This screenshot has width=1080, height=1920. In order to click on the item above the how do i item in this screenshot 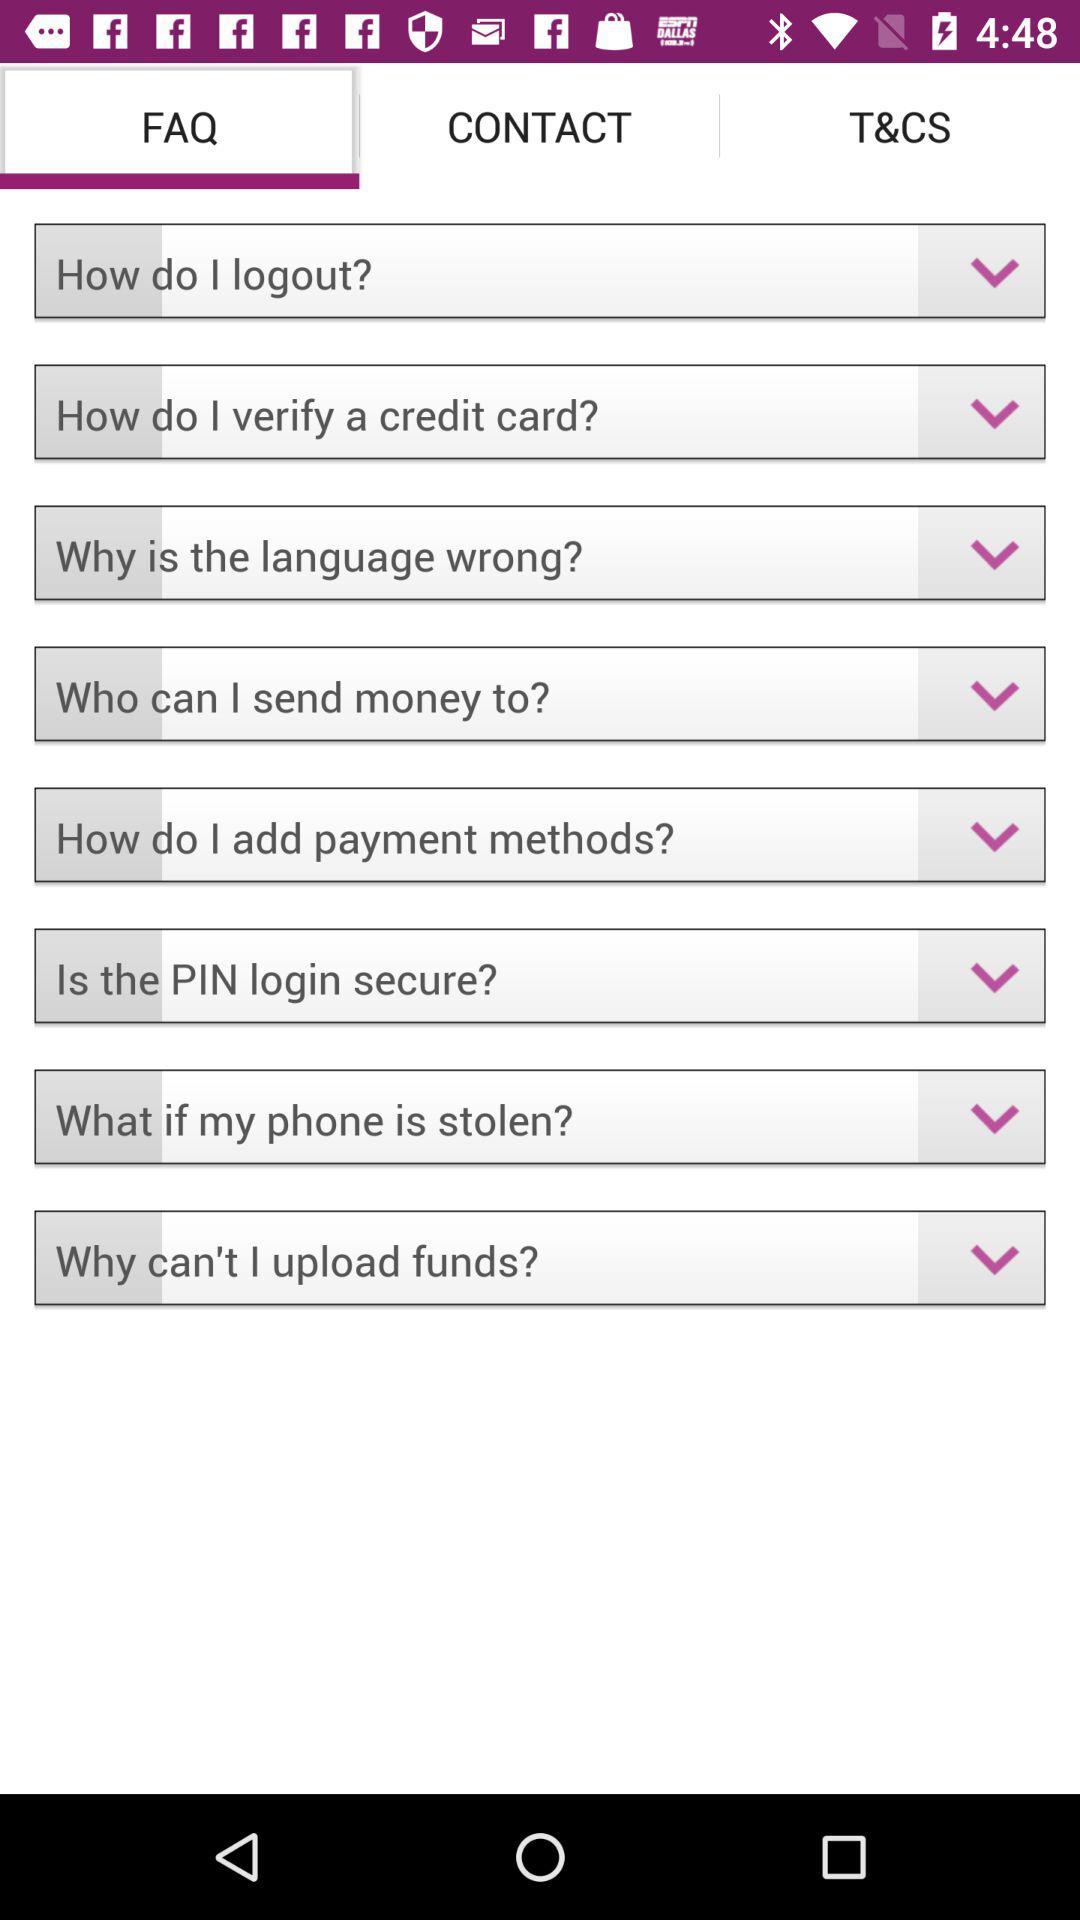, I will do `click(538, 124)`.